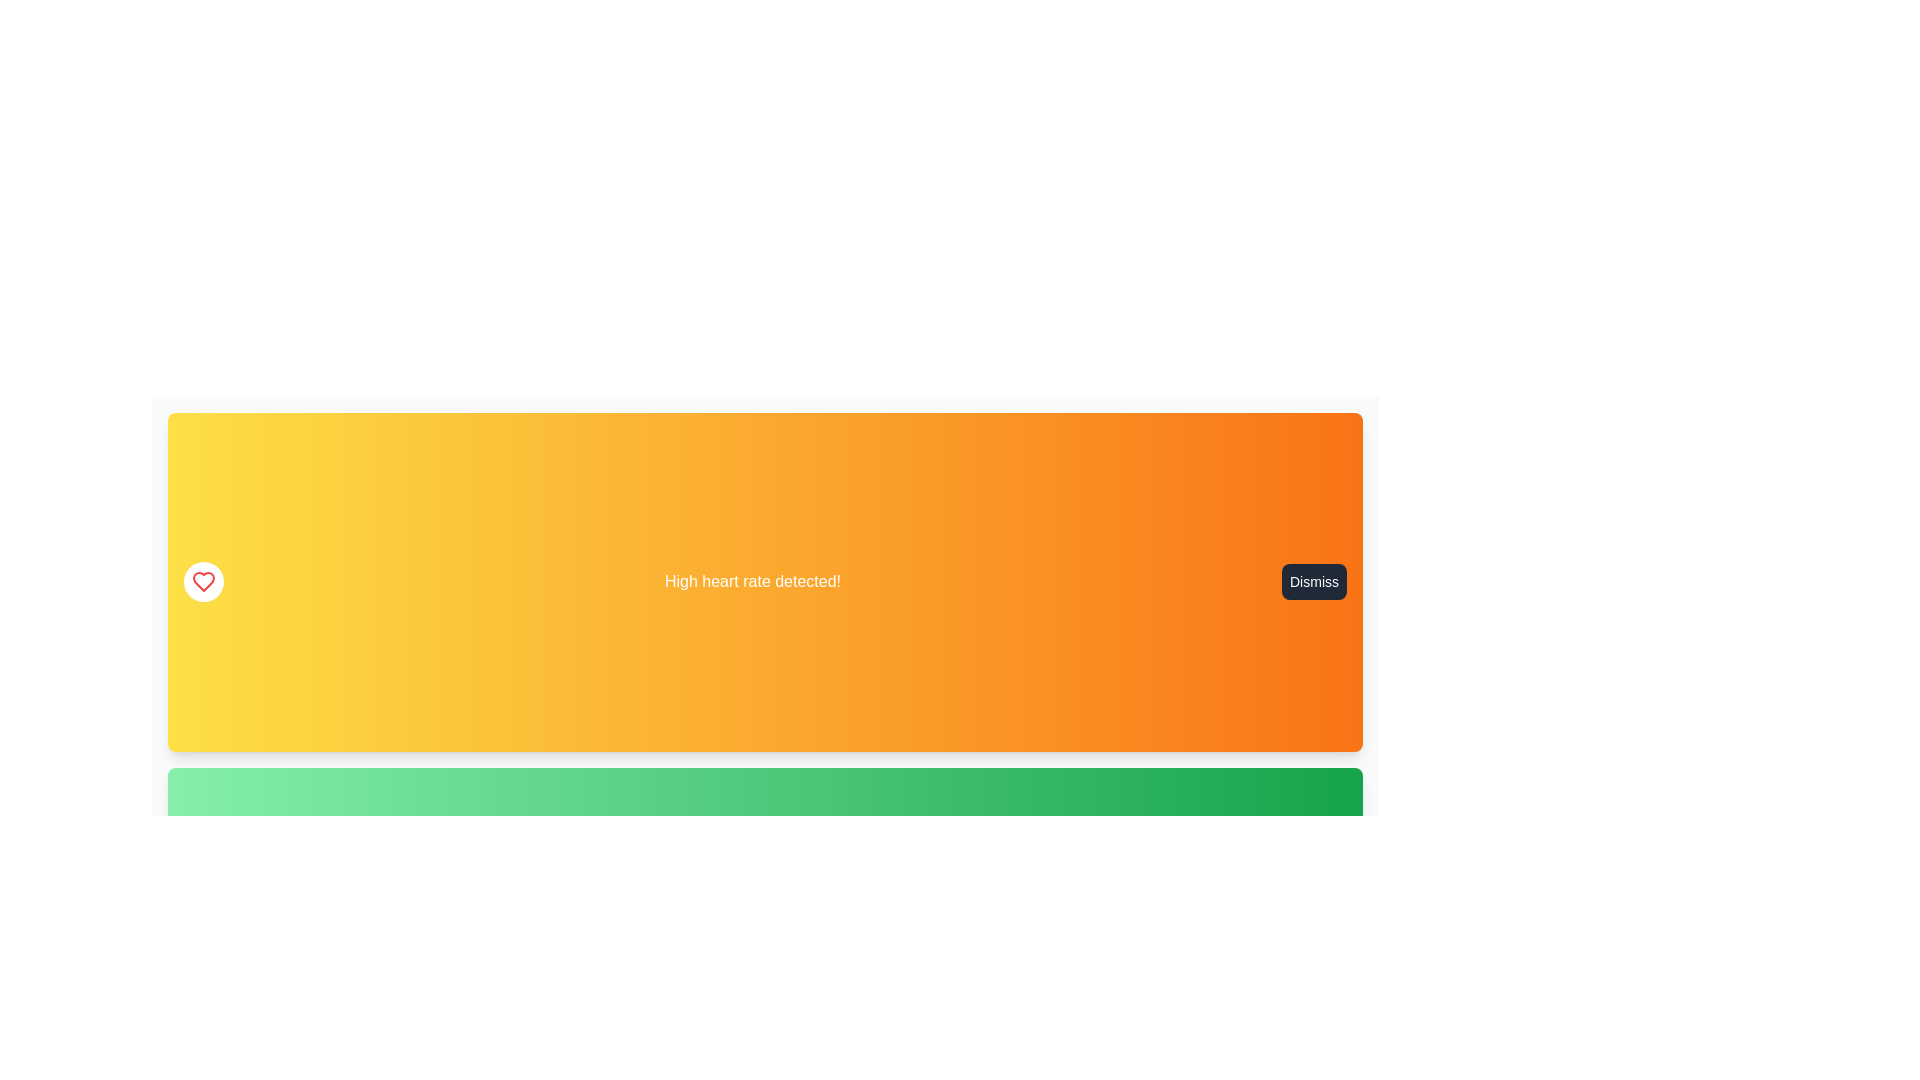  Describe the element at coordinates (1314, 582) in the screenshot. I see `the 'Dismiss' button for the alert 'High heart rate detected!'` at that location.